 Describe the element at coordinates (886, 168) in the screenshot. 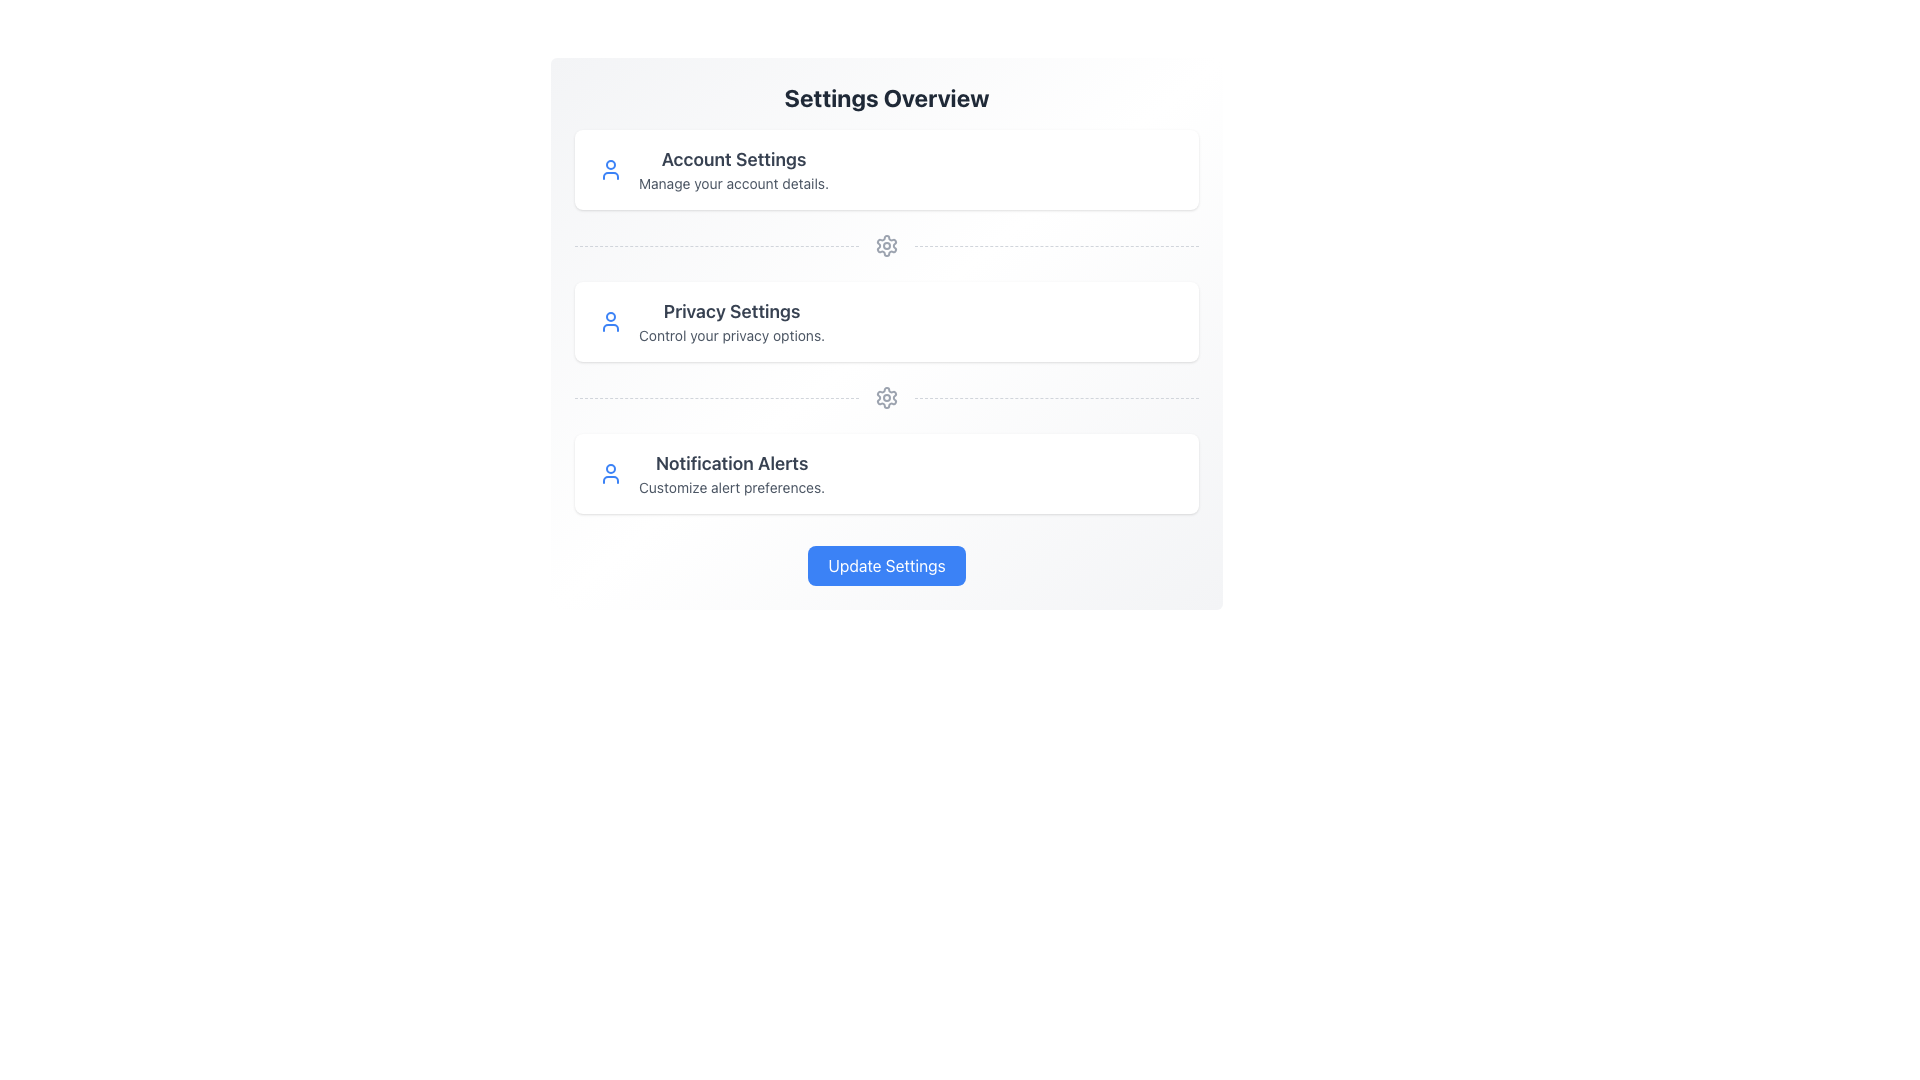

I see `the first card item in the Settings Overview section, which contains the title 'Account Settings' and the description 'Manage your account details.'` at that location.